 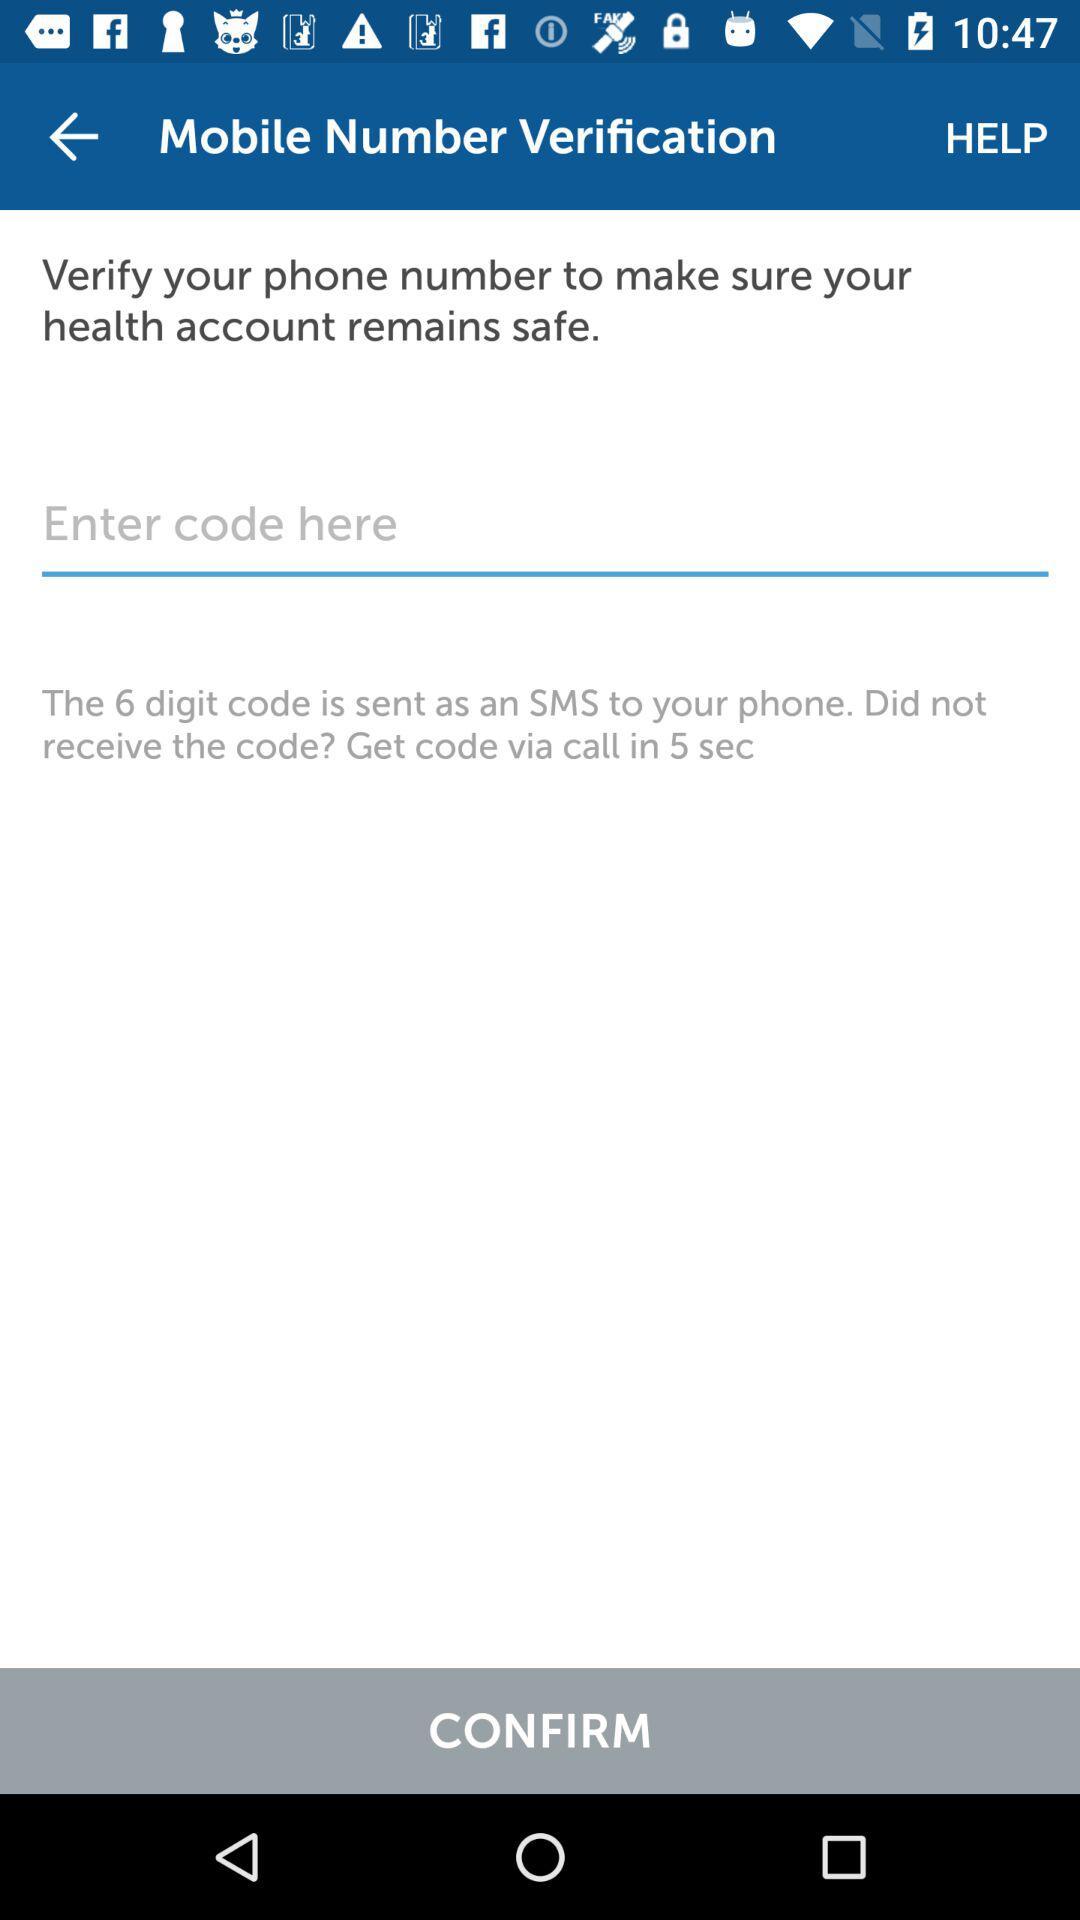 What do you see at coordinates (540, 723) in the screenshot?
I see `the icon above confirm item` at bounding box center [540, 723].